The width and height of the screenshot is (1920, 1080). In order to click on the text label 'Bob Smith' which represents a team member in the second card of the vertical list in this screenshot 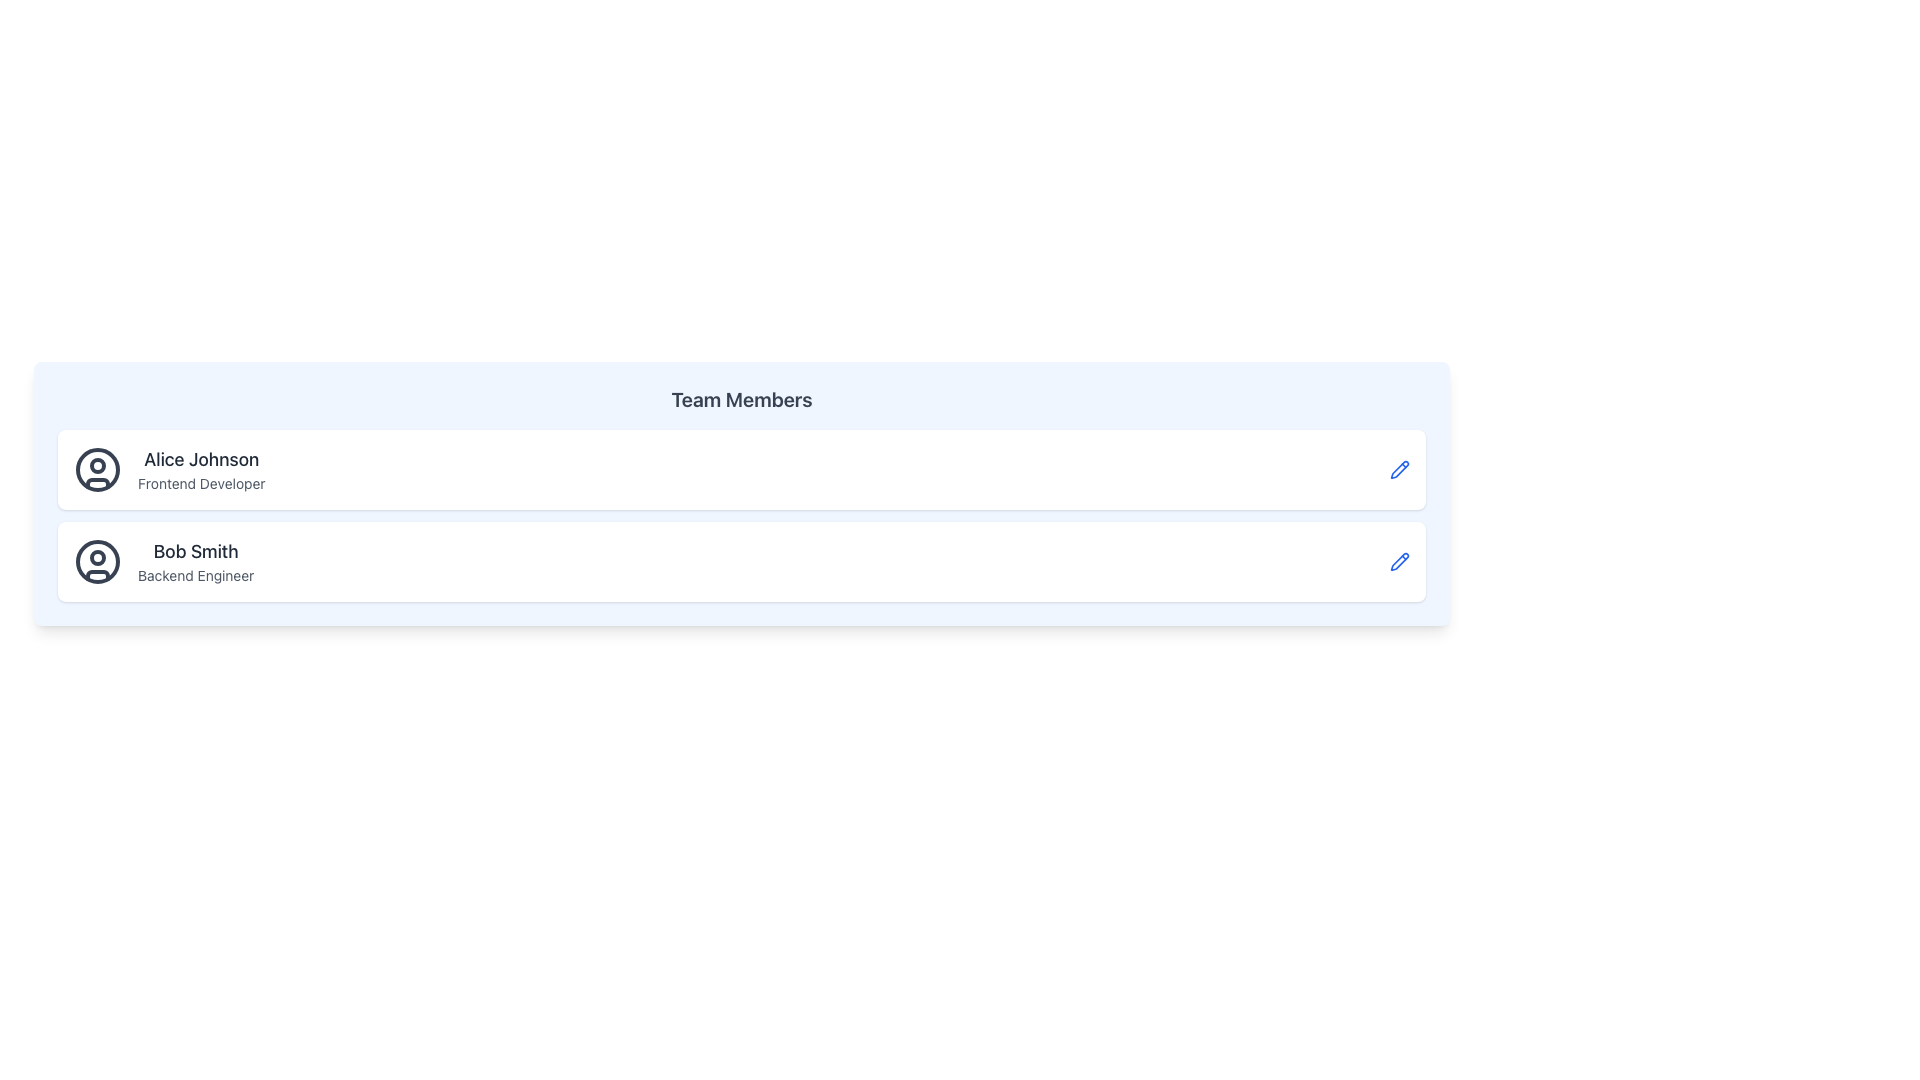, I will do `click(196, 551)`.